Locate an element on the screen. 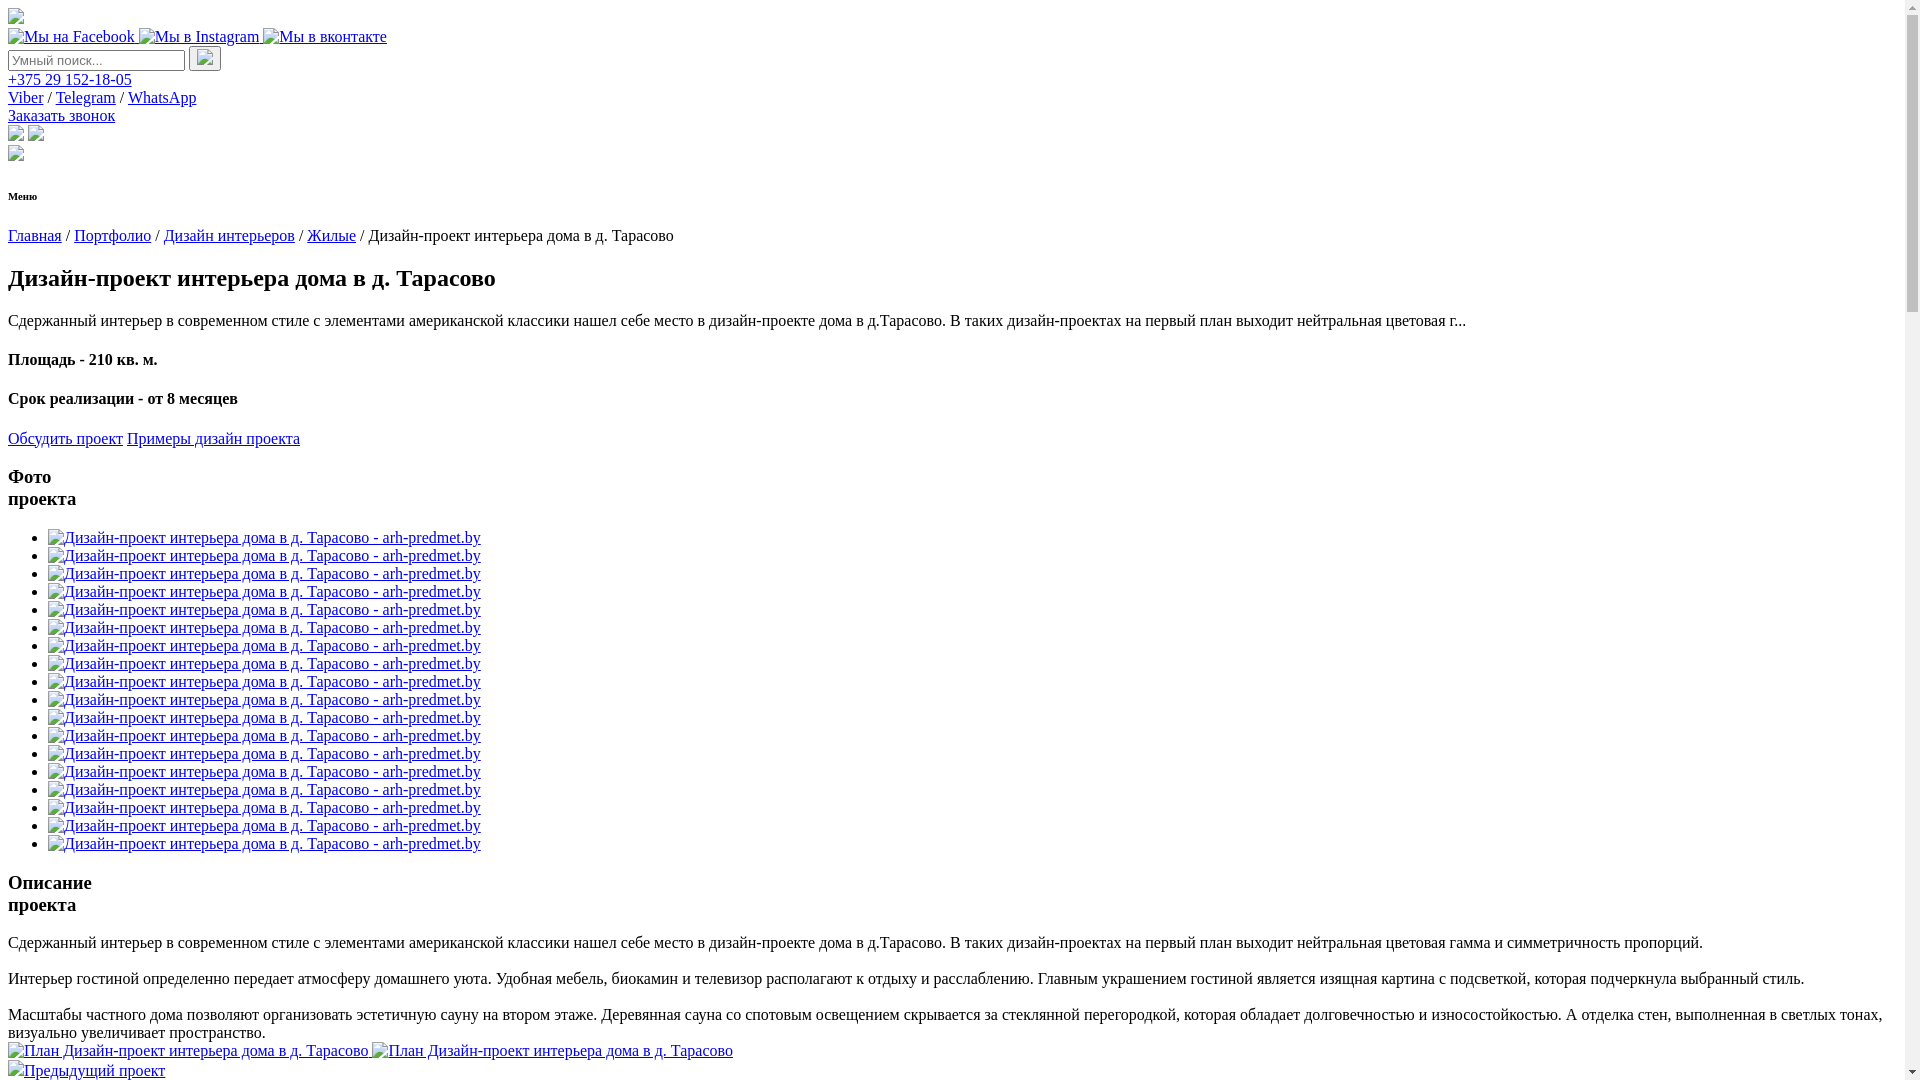  'Viber' is located at coordinates (8, 97).